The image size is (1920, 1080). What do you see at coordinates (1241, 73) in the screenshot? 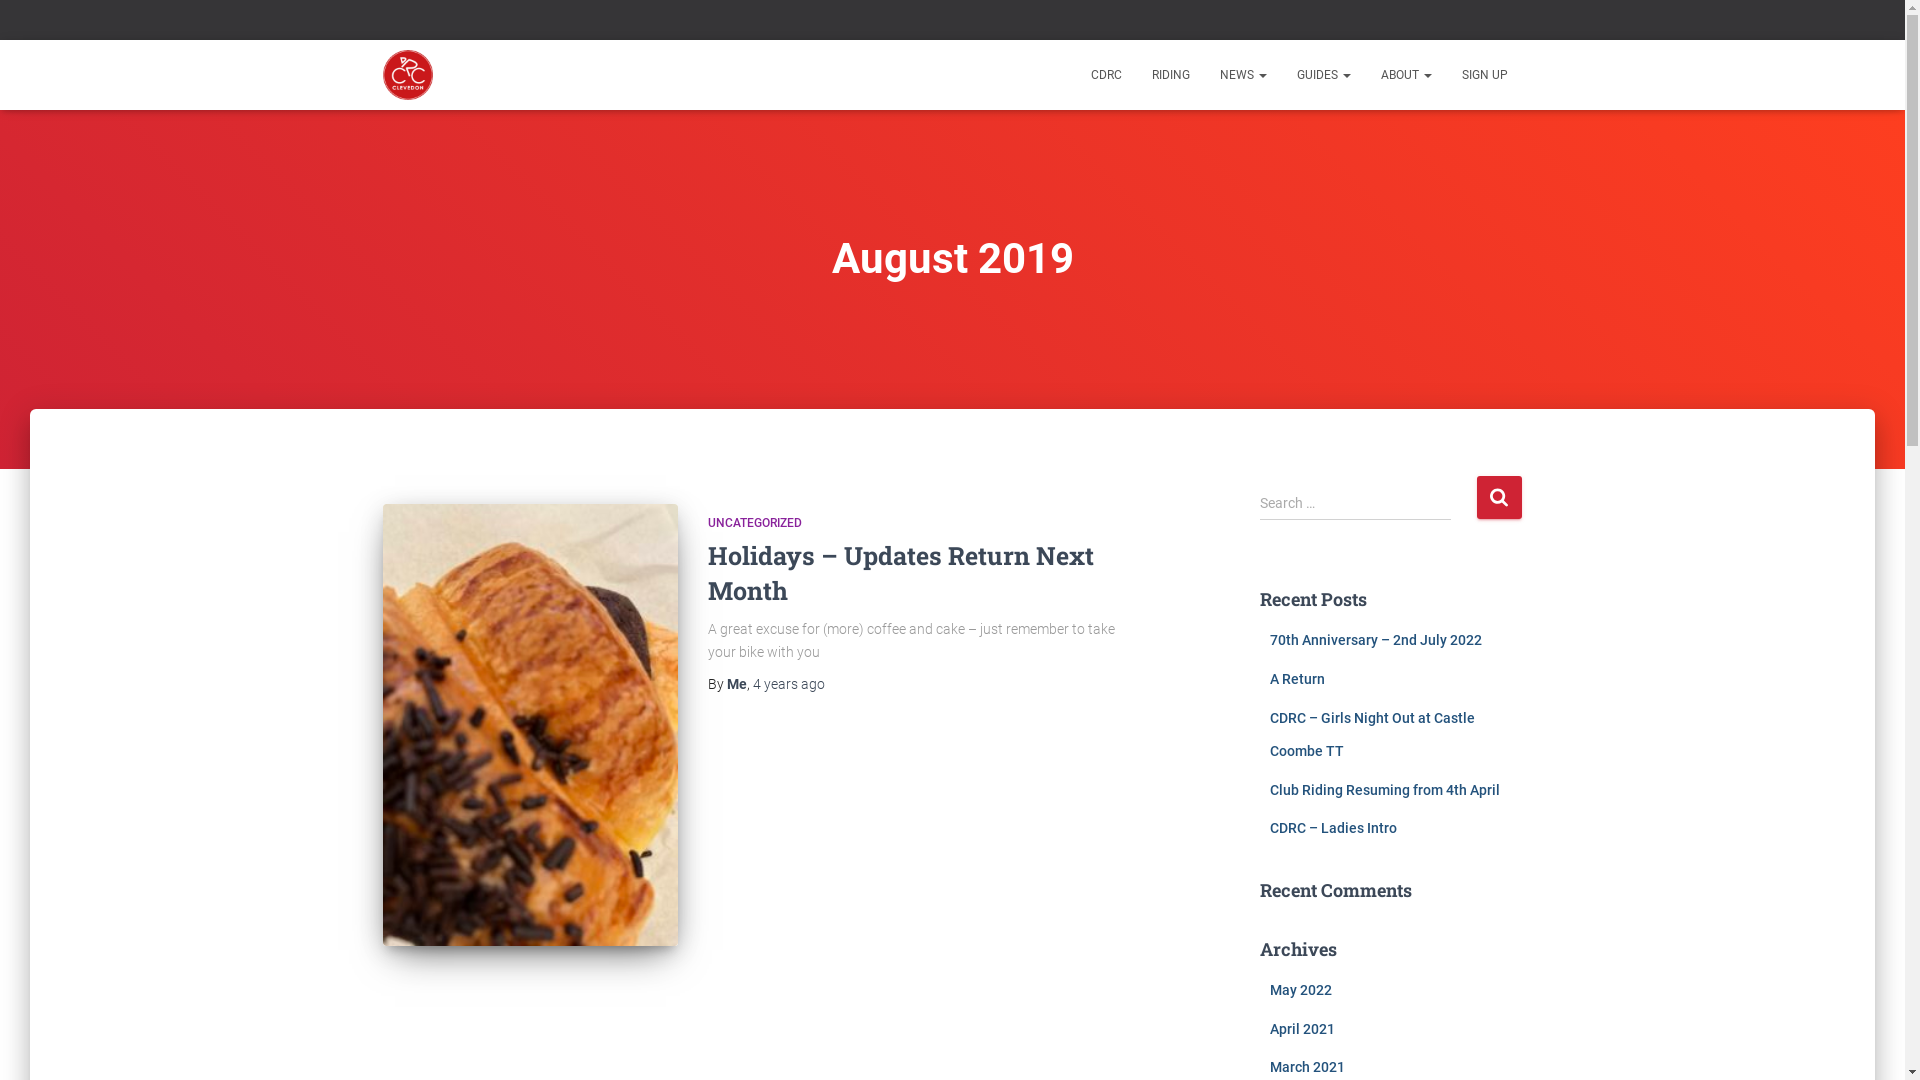
I see `'NEWS'` at bounding box center [1241, 73].